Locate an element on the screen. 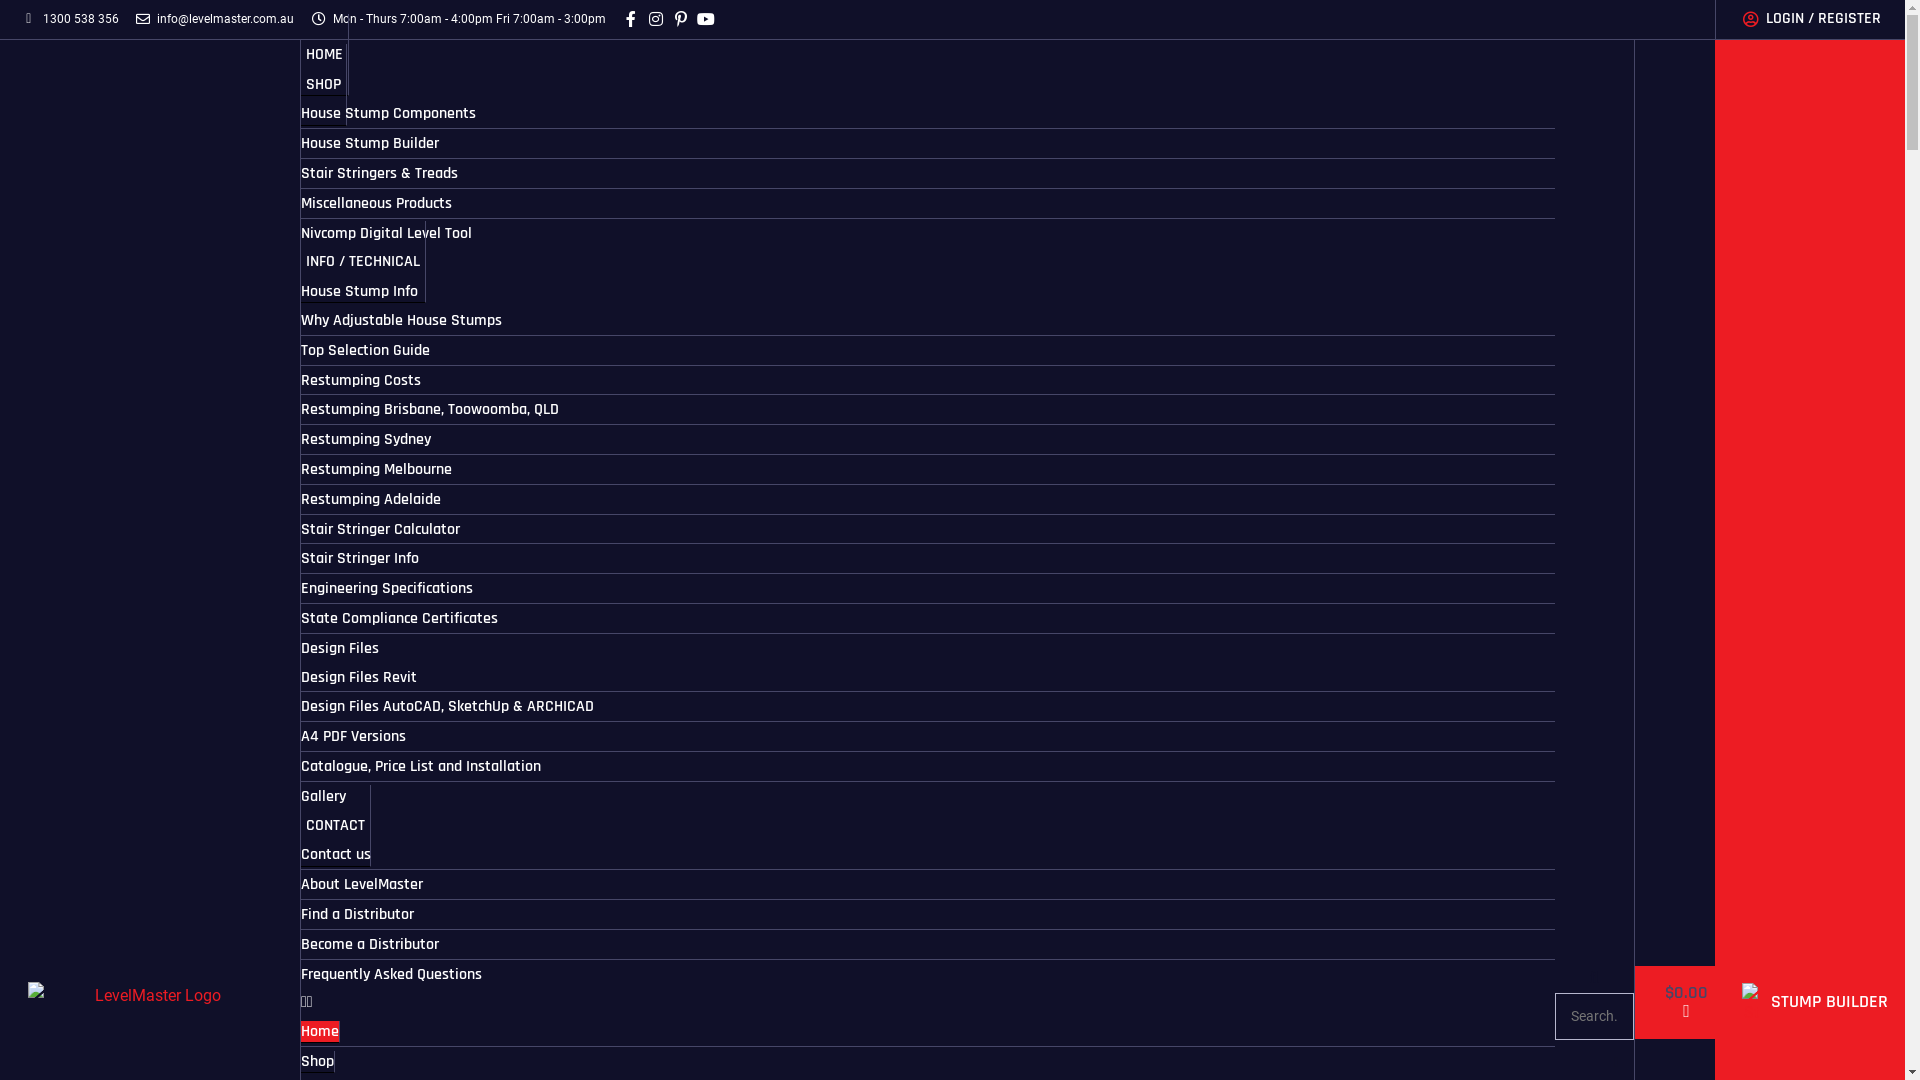  'Design Files Revit' is located at coordinates (359, 676).